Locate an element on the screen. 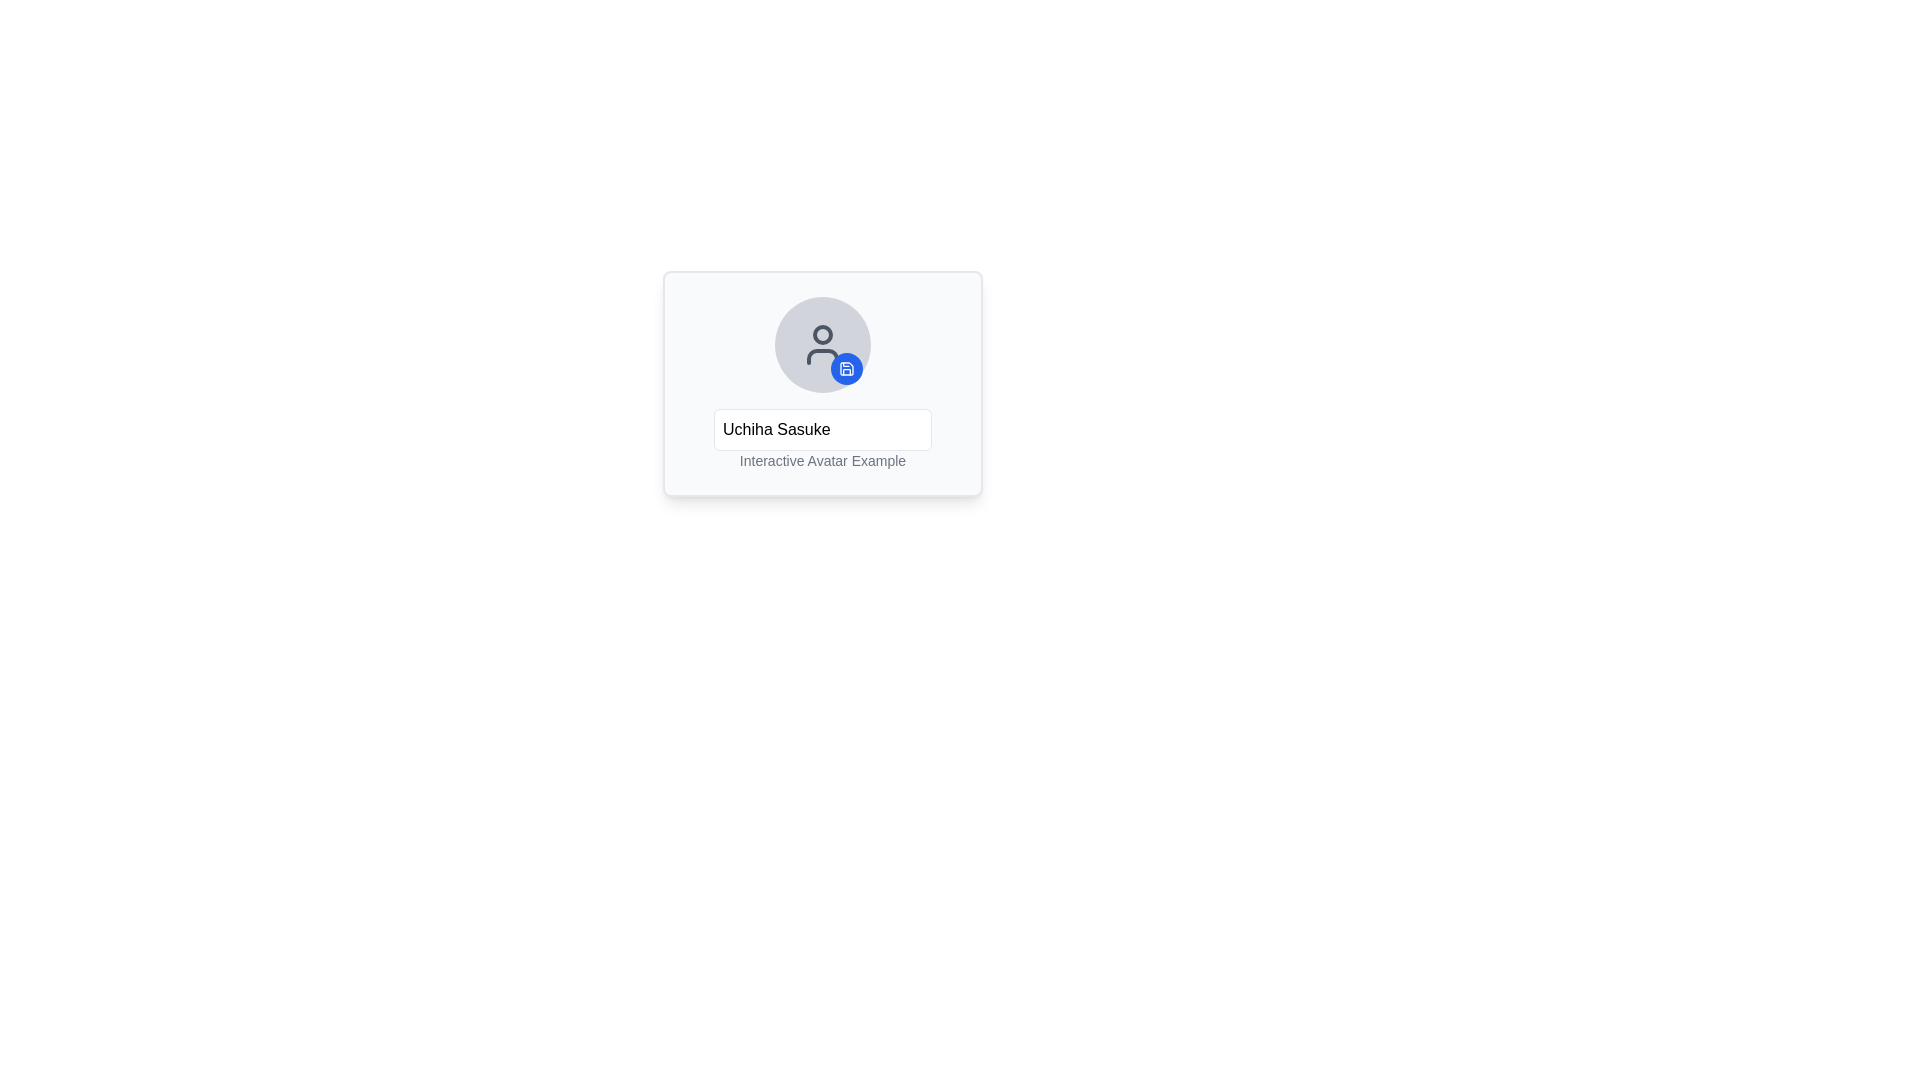  the save icon located at the bottom-right of the avatar card for 'Uchiha Sasuke' is located at coordinates (846, 369).